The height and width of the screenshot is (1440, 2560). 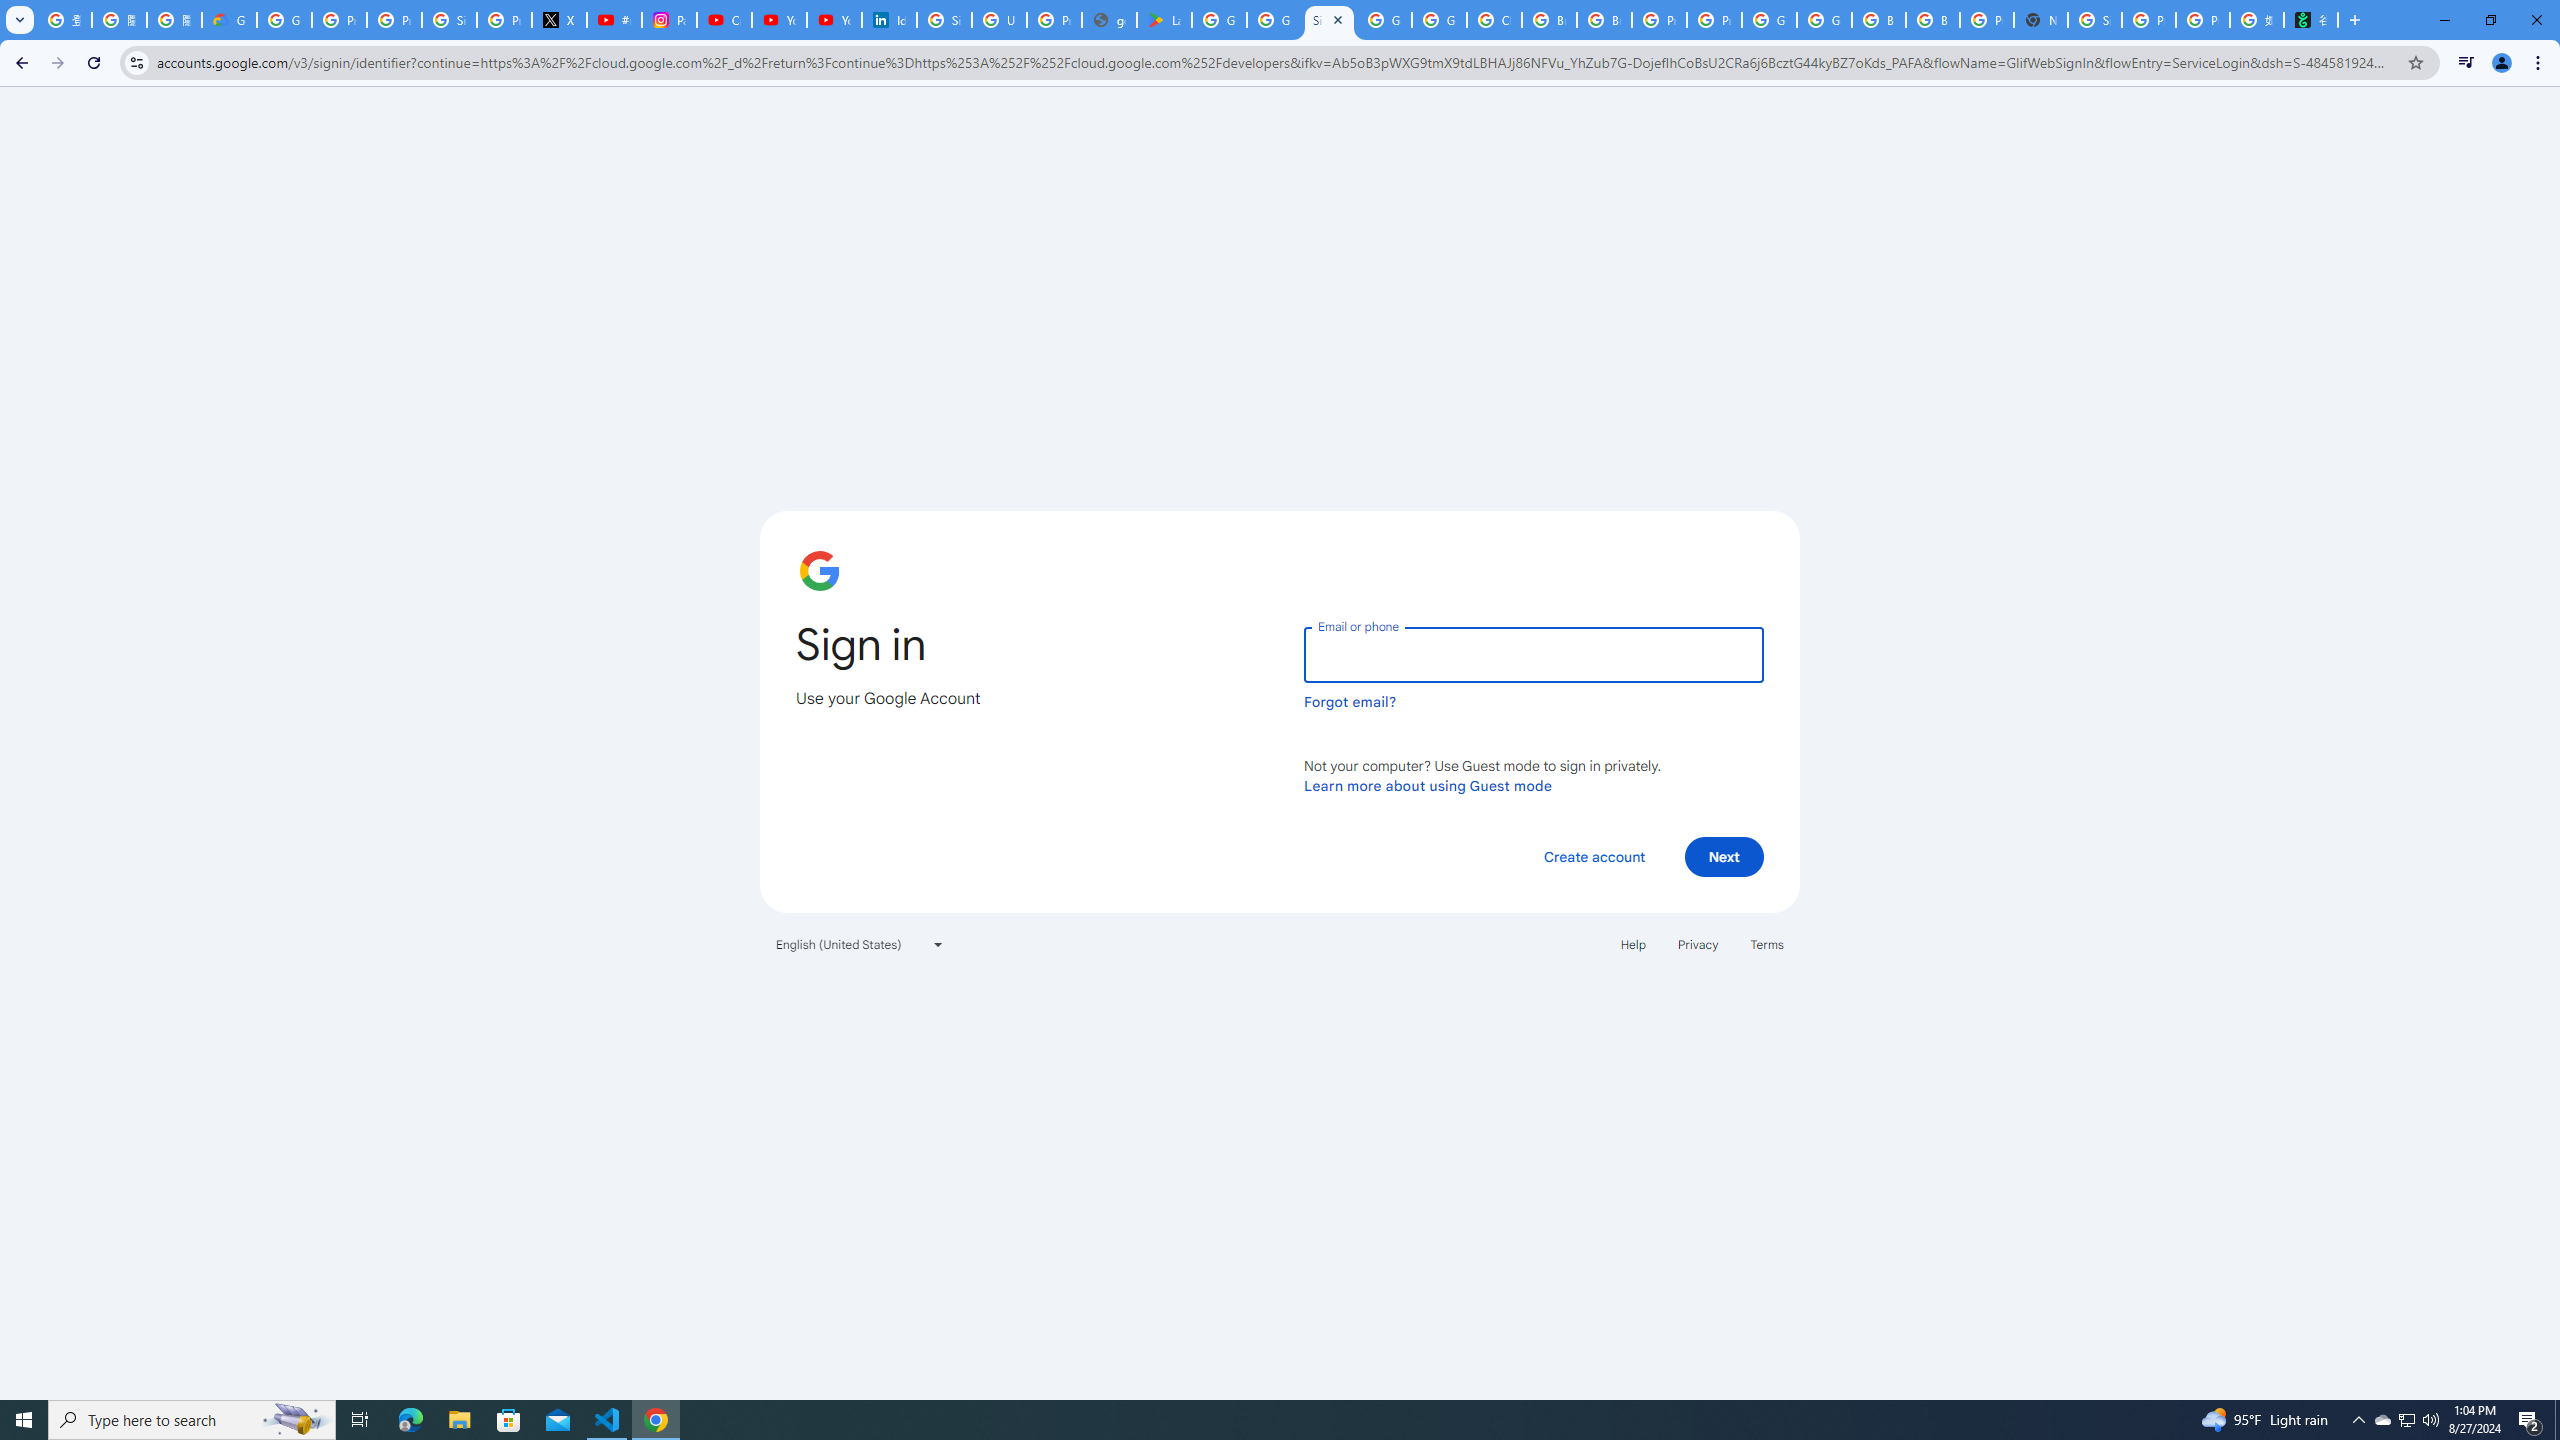 What do you see at coordinates (2039, 19) in the screenshot?
I see `'New Tab'` at bounding box center [2039, 19].